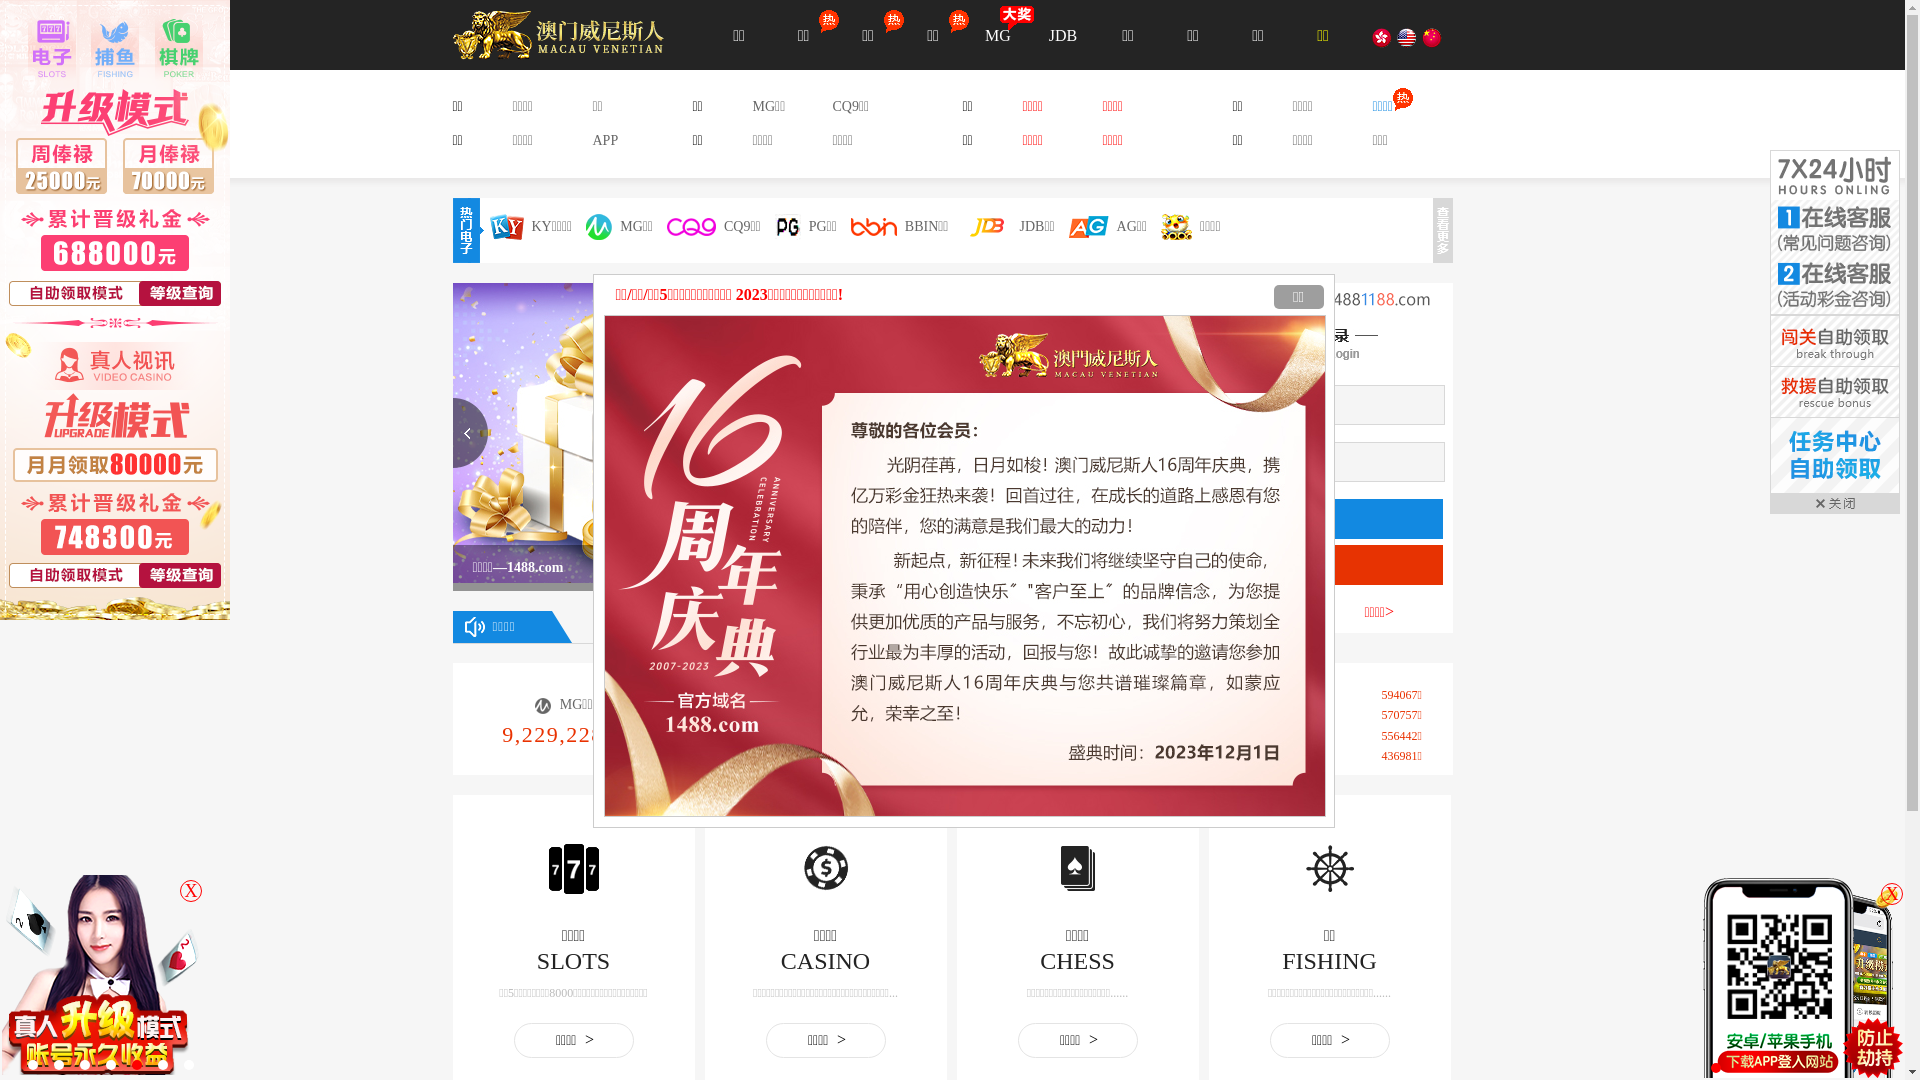 This screenshot has height=1080, width=1920. I want to click on 'X', so click(1890, 893).